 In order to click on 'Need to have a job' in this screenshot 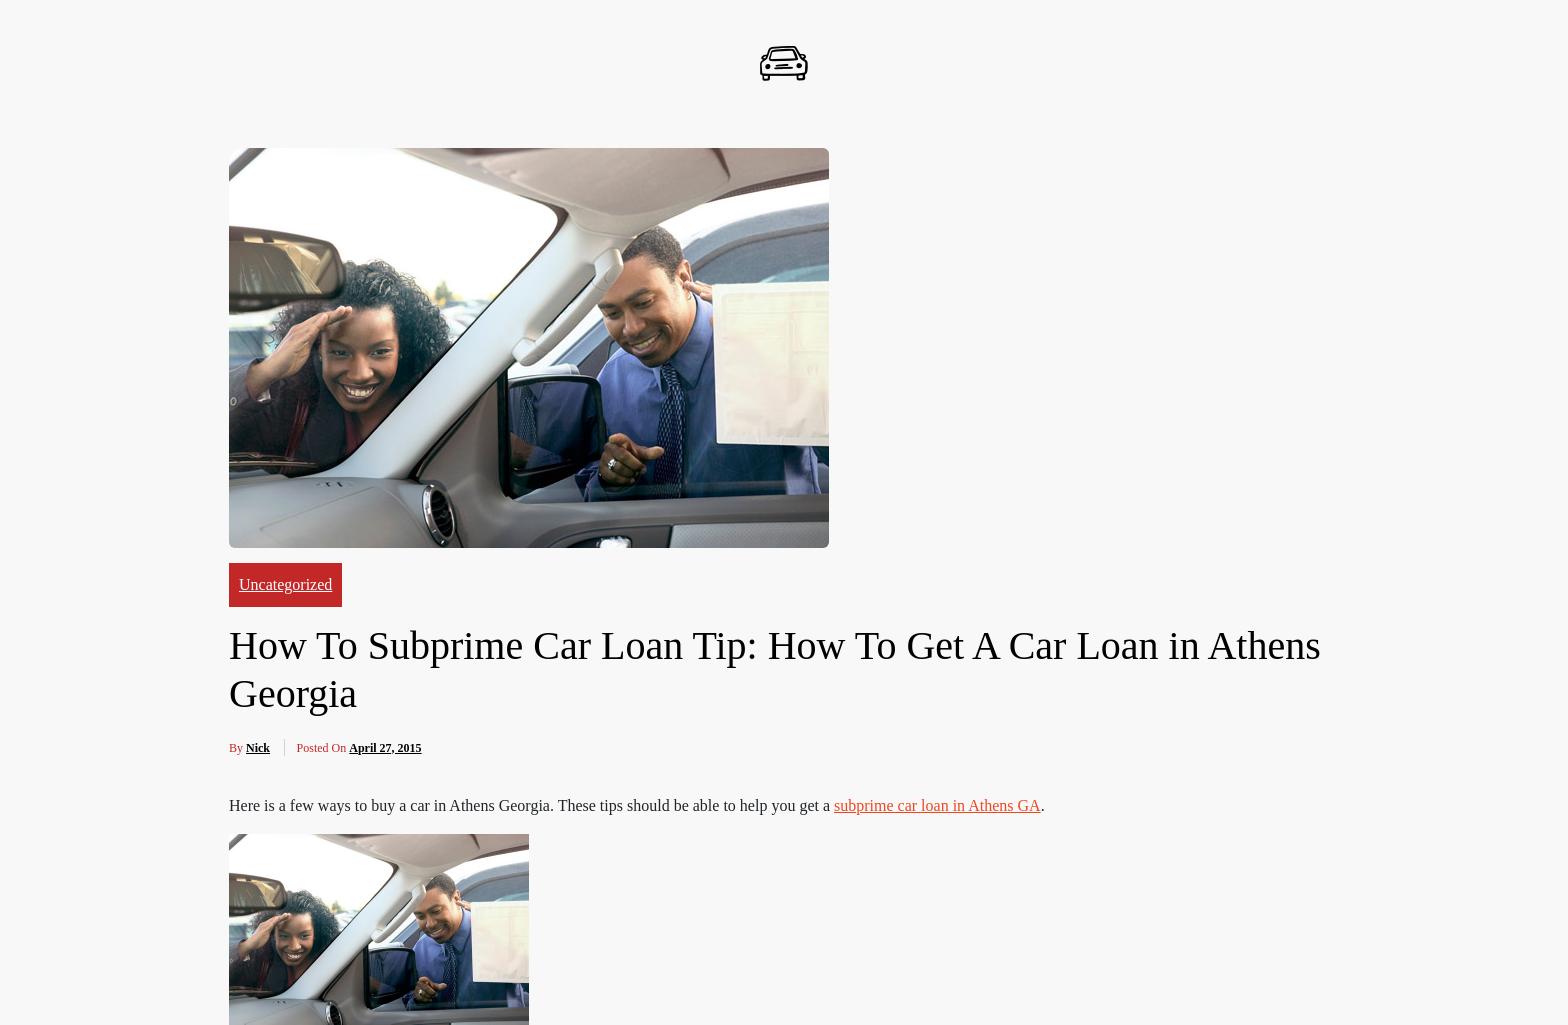, I will do `click(308, 57)`.